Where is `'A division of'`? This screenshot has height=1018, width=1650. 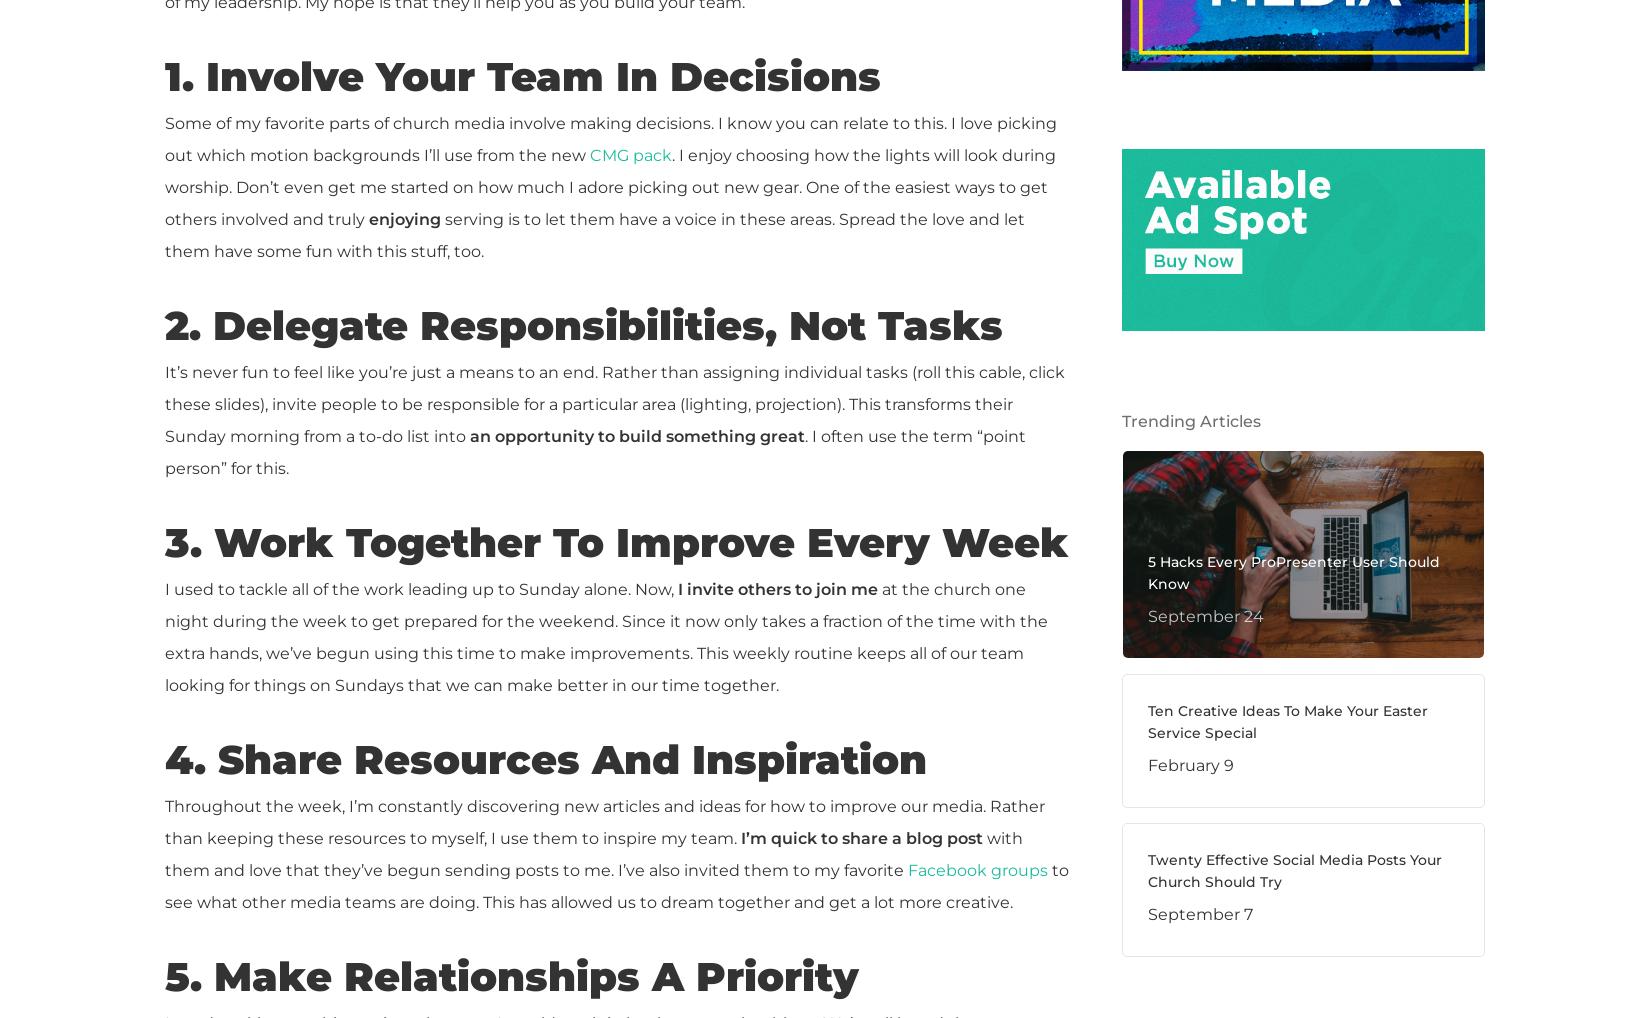
'A division of' is located at coordinates (165, 794).